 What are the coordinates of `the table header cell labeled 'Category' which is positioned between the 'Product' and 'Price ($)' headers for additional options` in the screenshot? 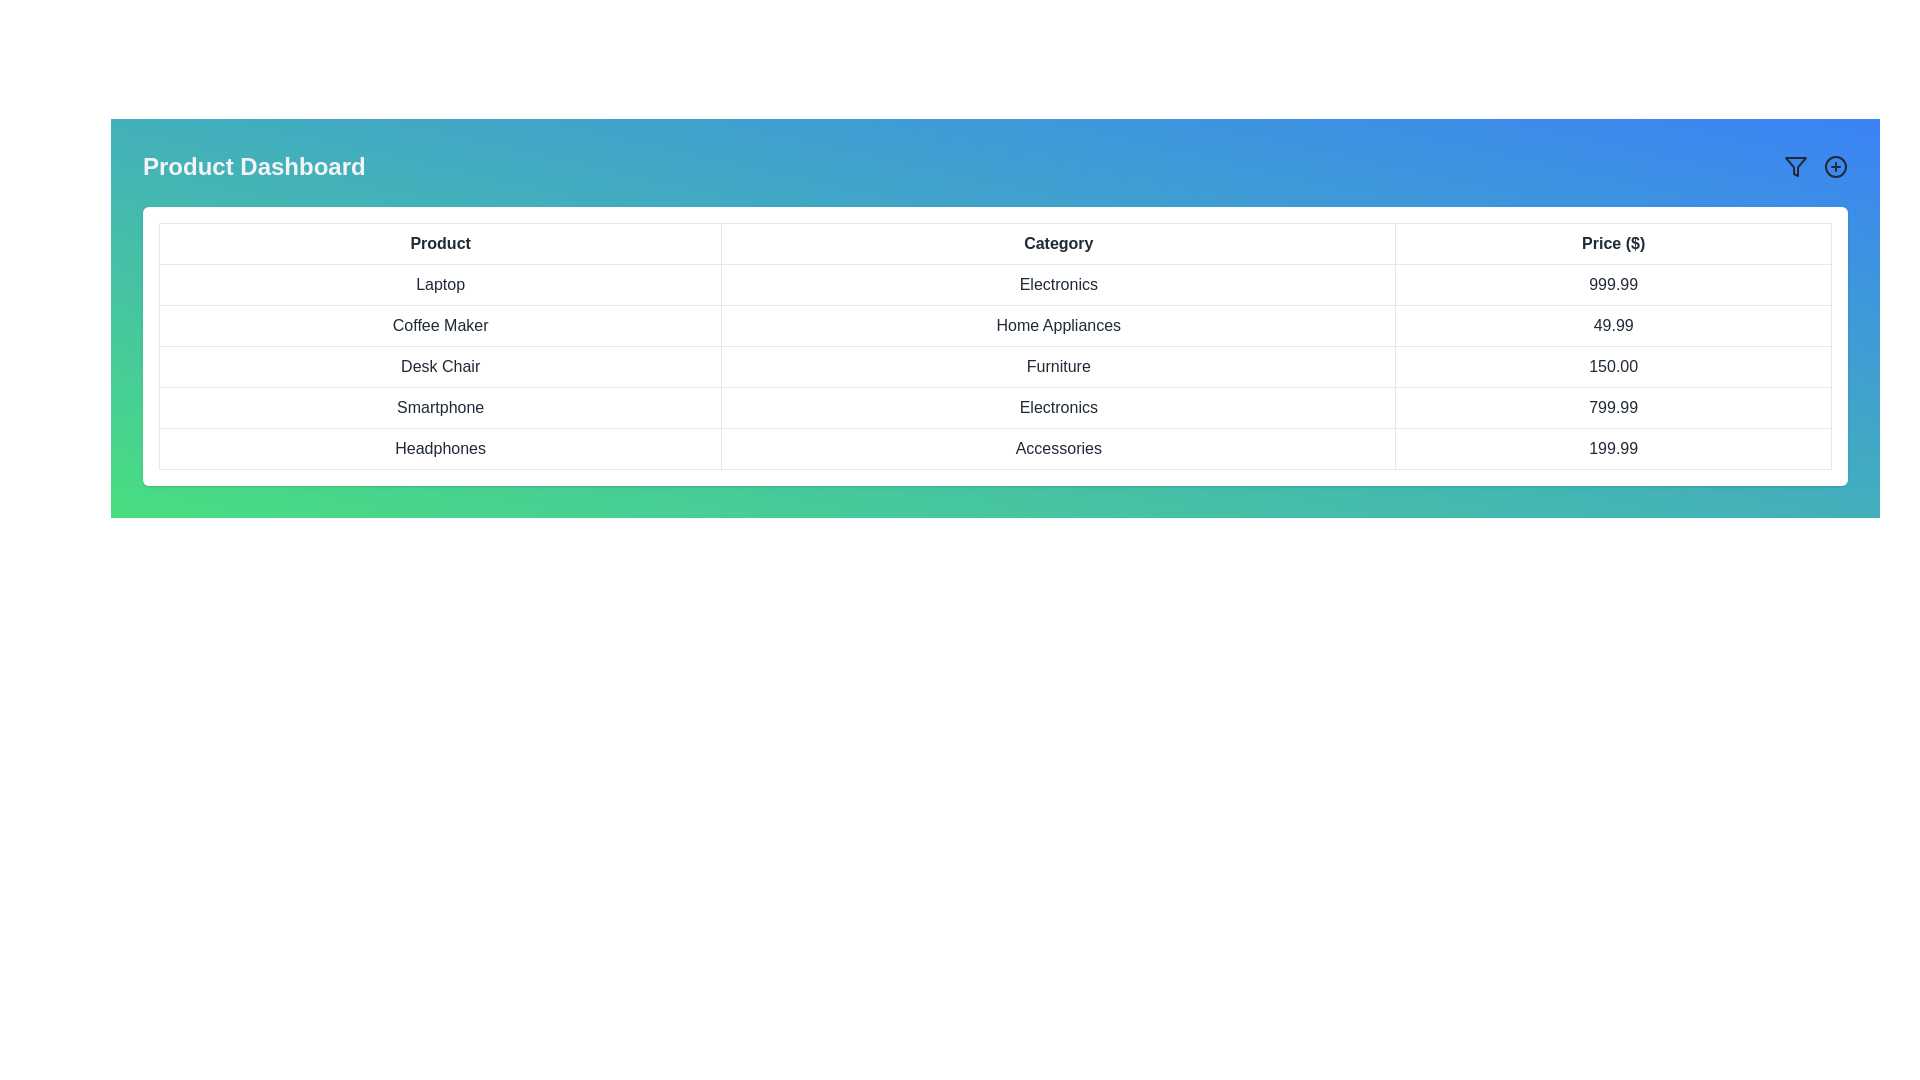 It's located at (1057, 242).